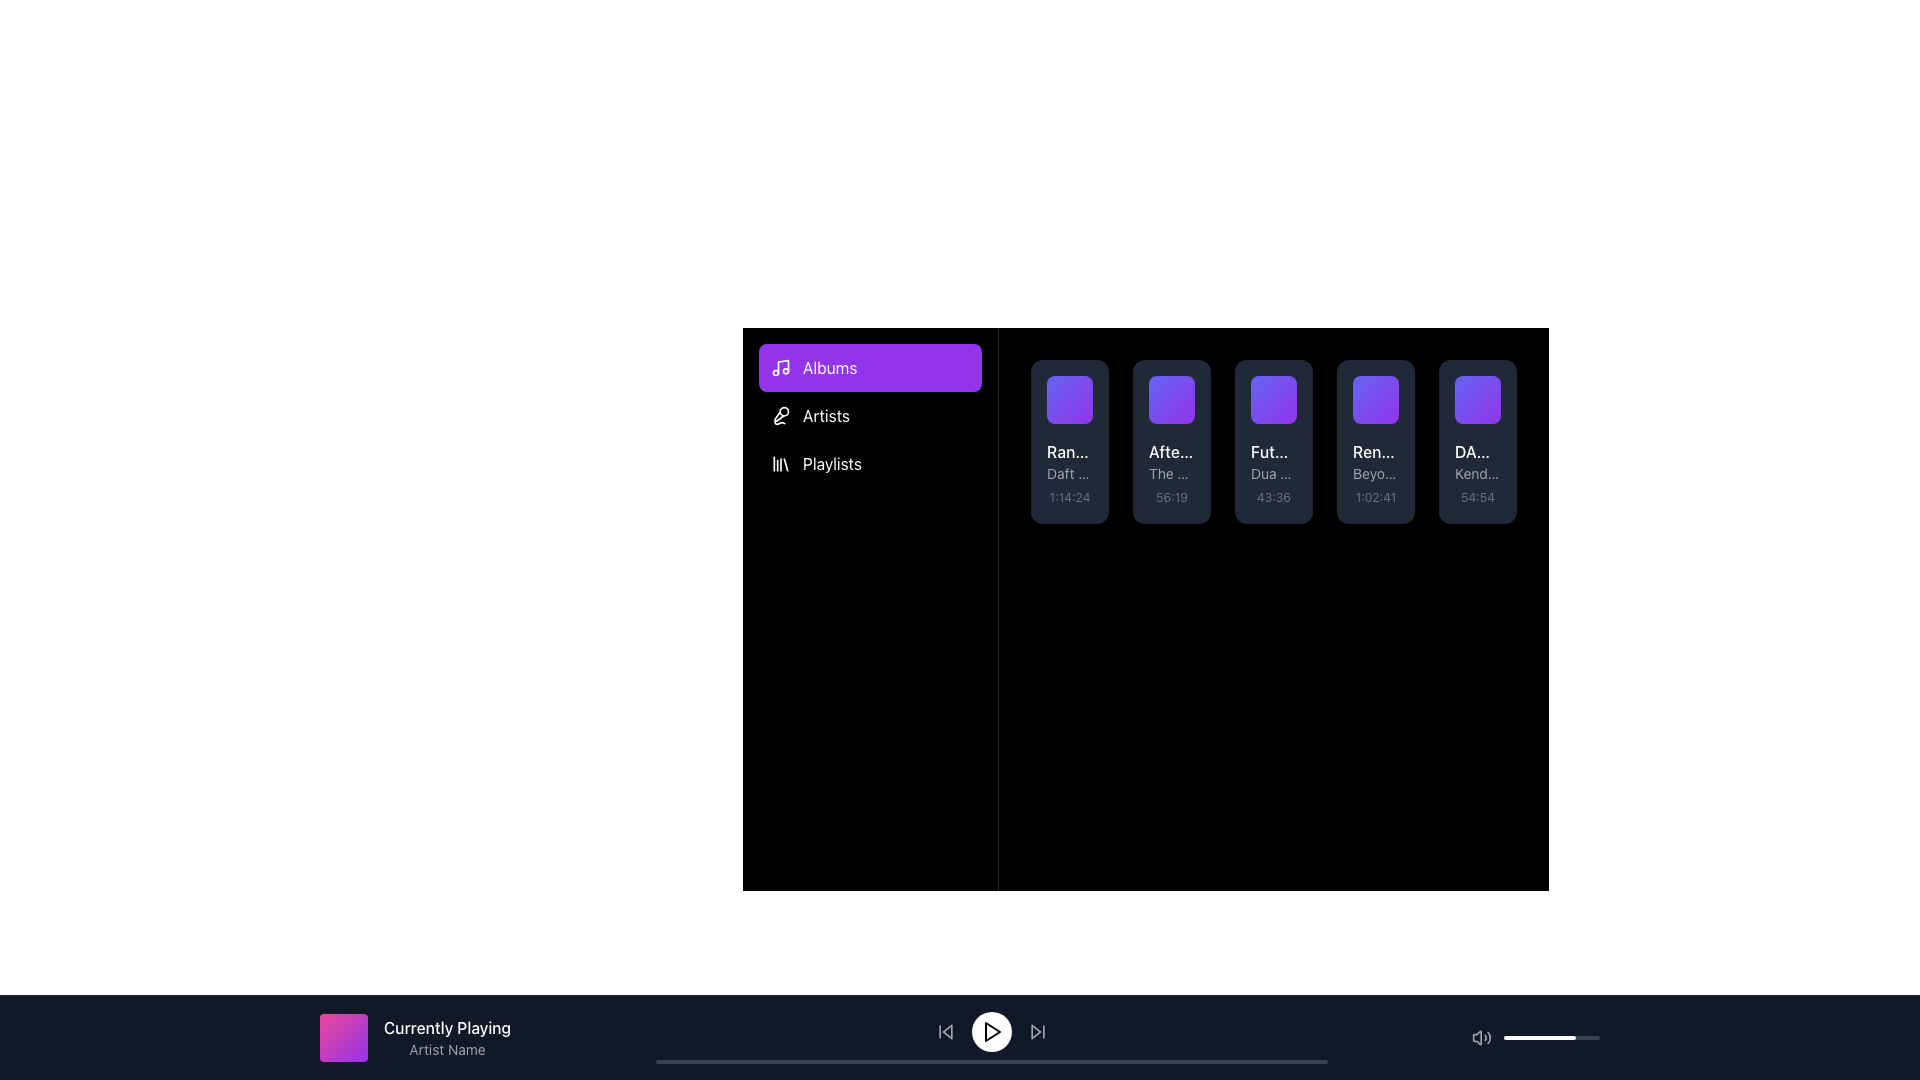  Describe the element at coordinates (832, 463) in the screenshot. I see `the 'Playlists' text label within the navigational menu` at that location.